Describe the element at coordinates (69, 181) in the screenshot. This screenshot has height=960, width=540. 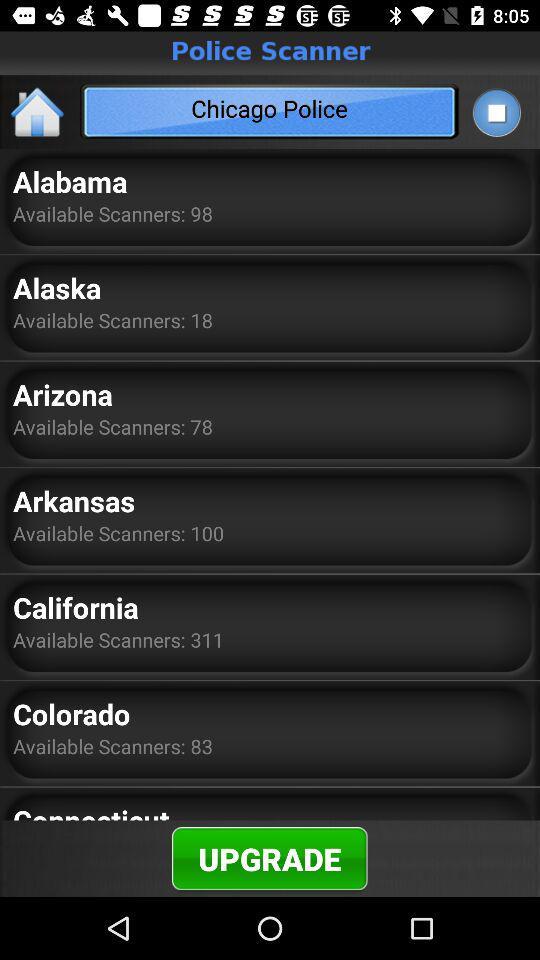
I see `the alabama app` at that location.